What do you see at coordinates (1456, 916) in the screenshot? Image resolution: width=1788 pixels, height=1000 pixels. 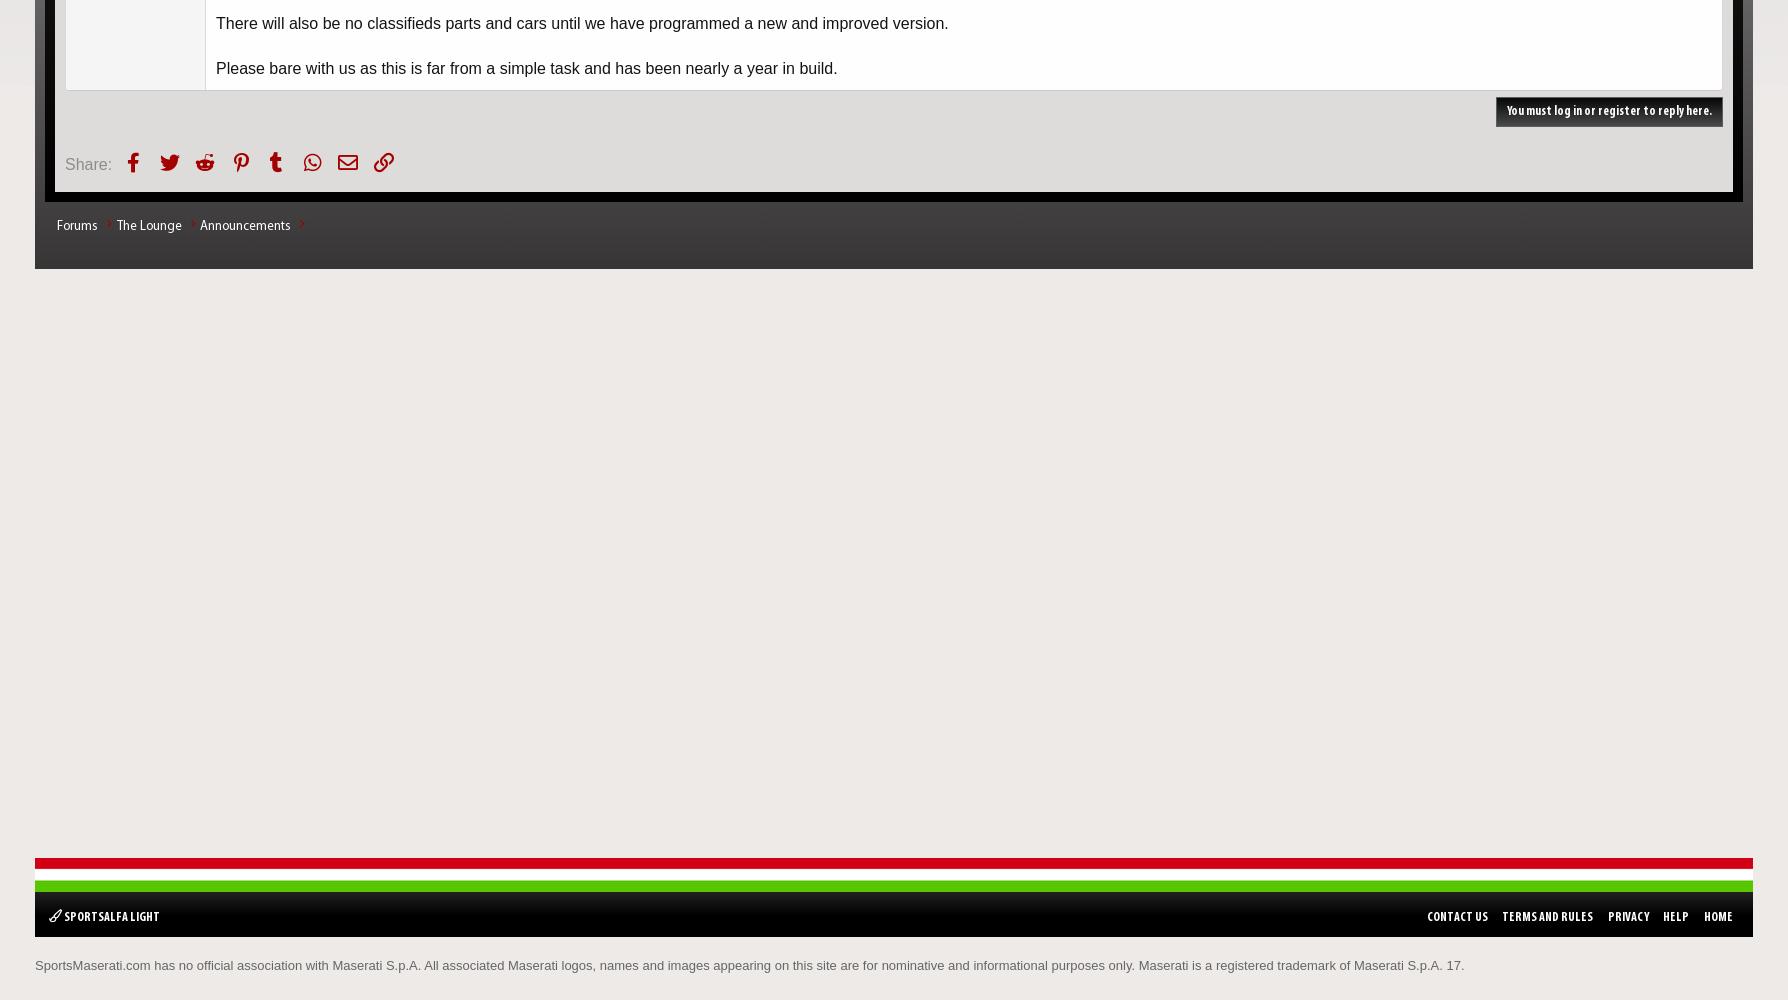 I see `'Contact us'` at bounding box center [1456, 916].